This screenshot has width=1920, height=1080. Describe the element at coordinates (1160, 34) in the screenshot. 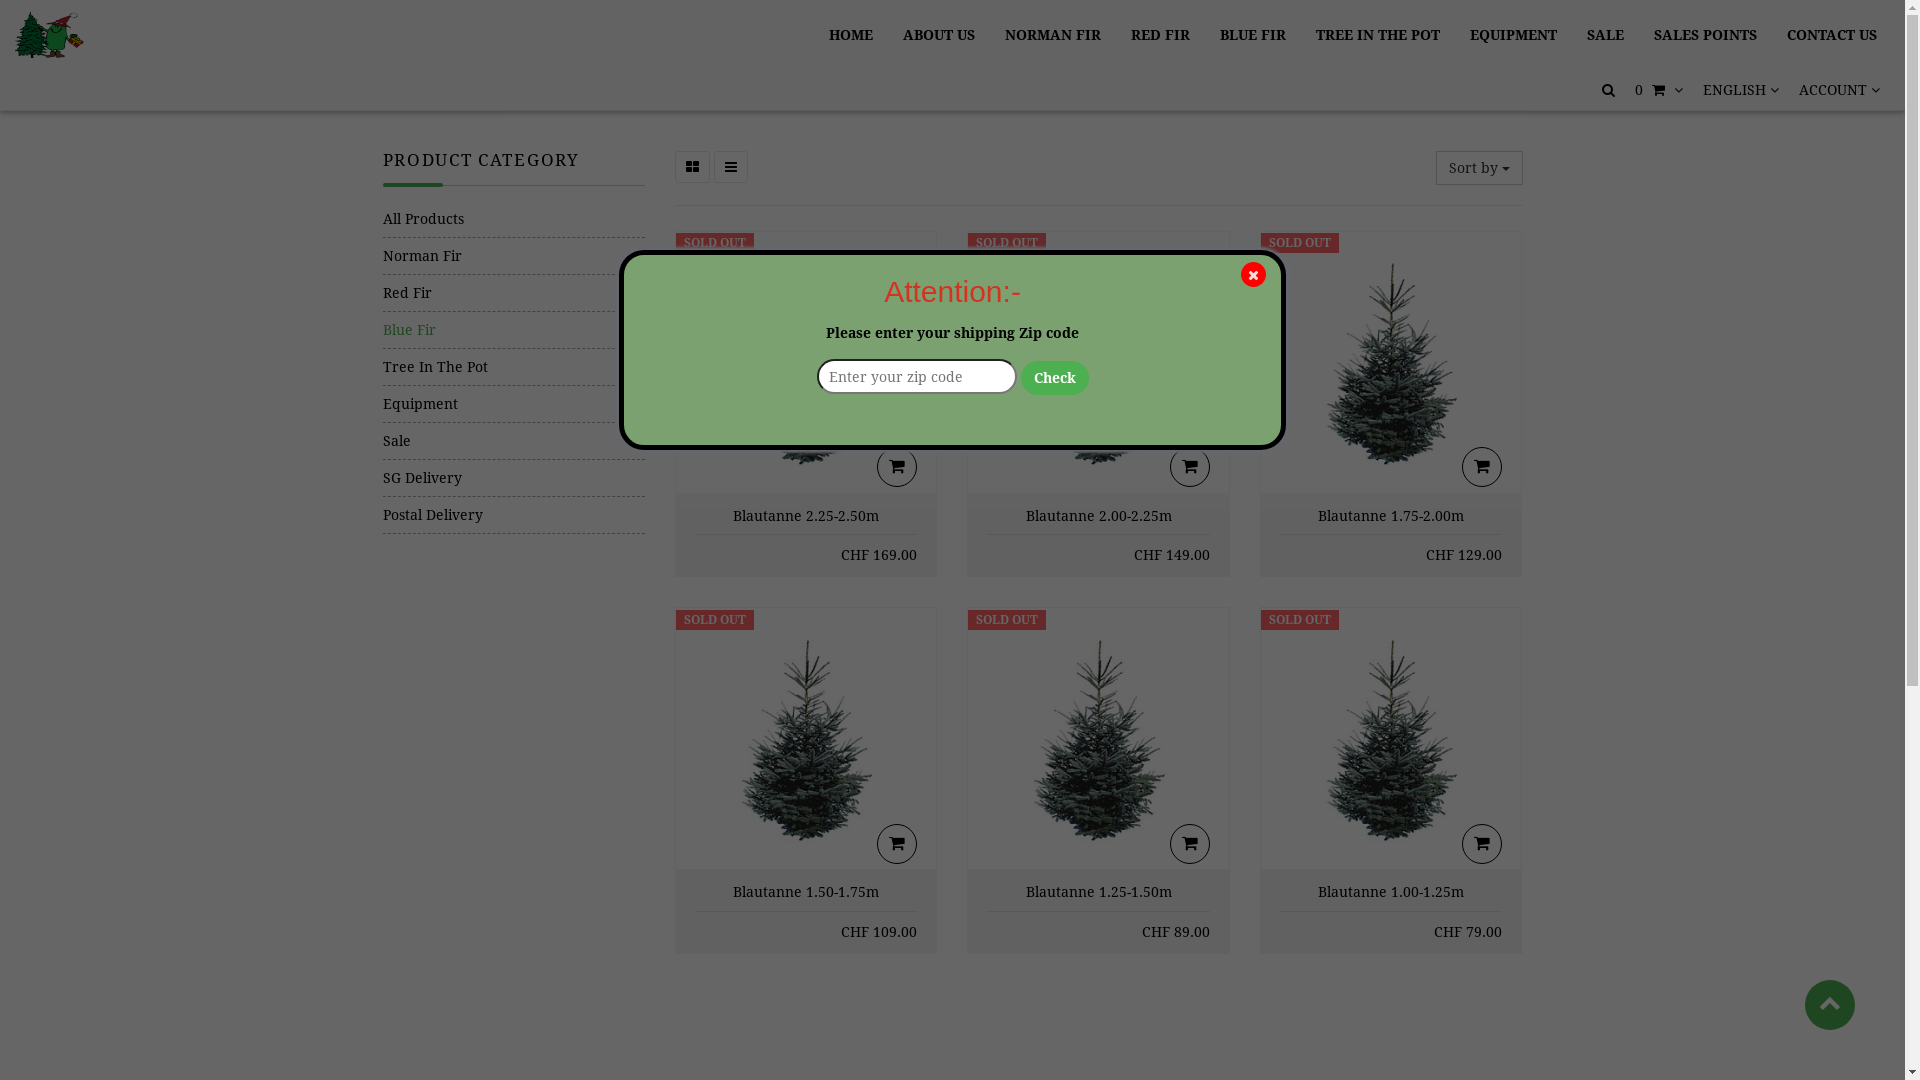

I see `'RED FIR'` at that location.